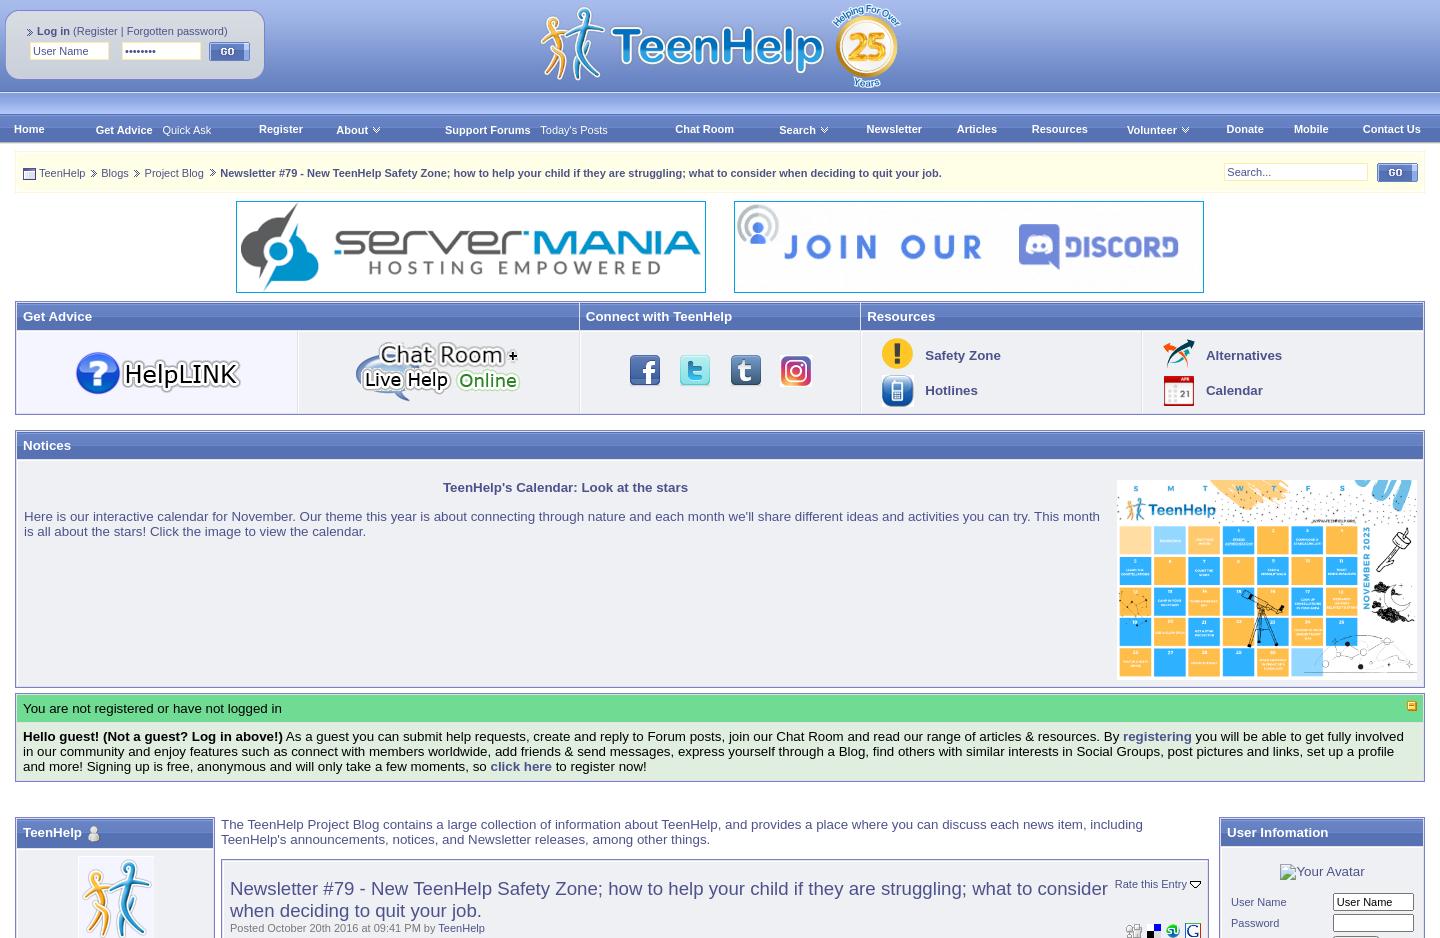 The width and height of the screenshot is (1440, 938). What do you see at coordinates (45, 444) in the screenshot?
I see `'Notices'` at bounding box center [45, 444].